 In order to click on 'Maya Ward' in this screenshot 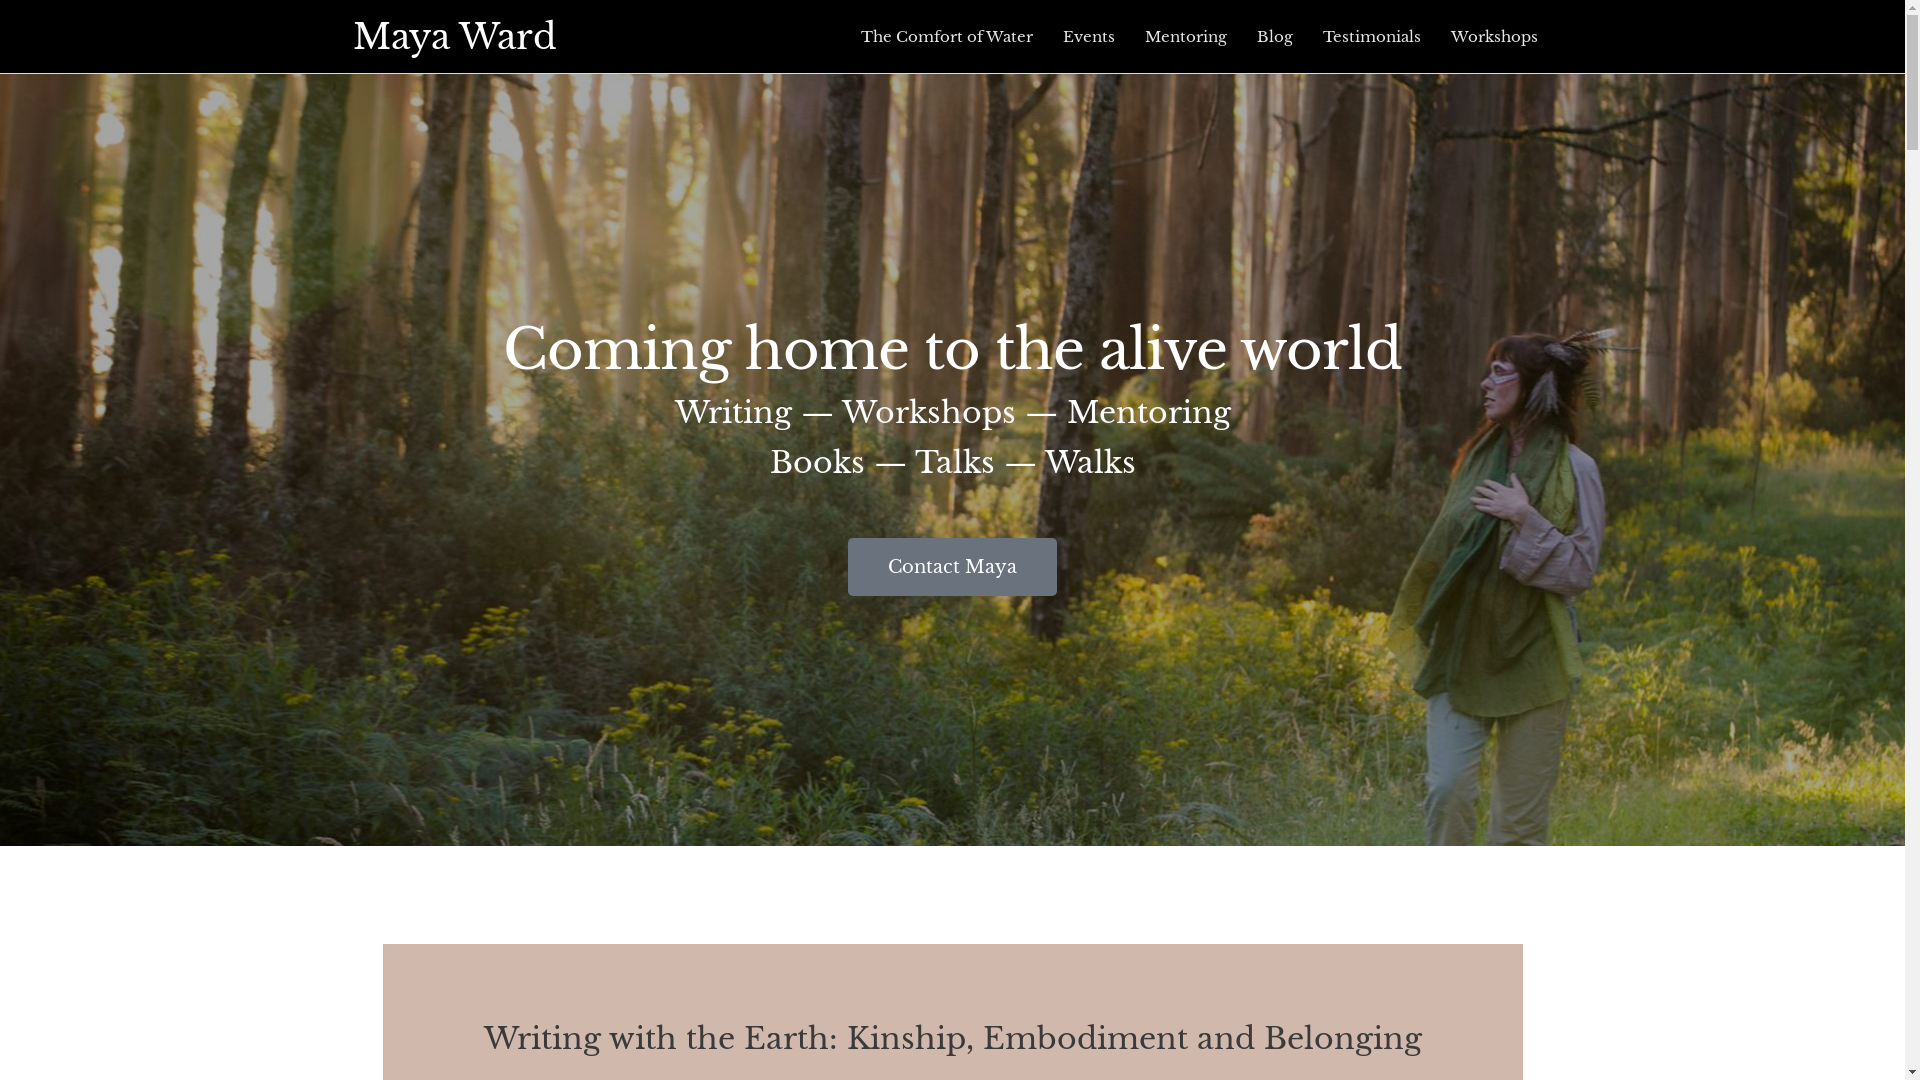, I will do `click(453, 36)`.